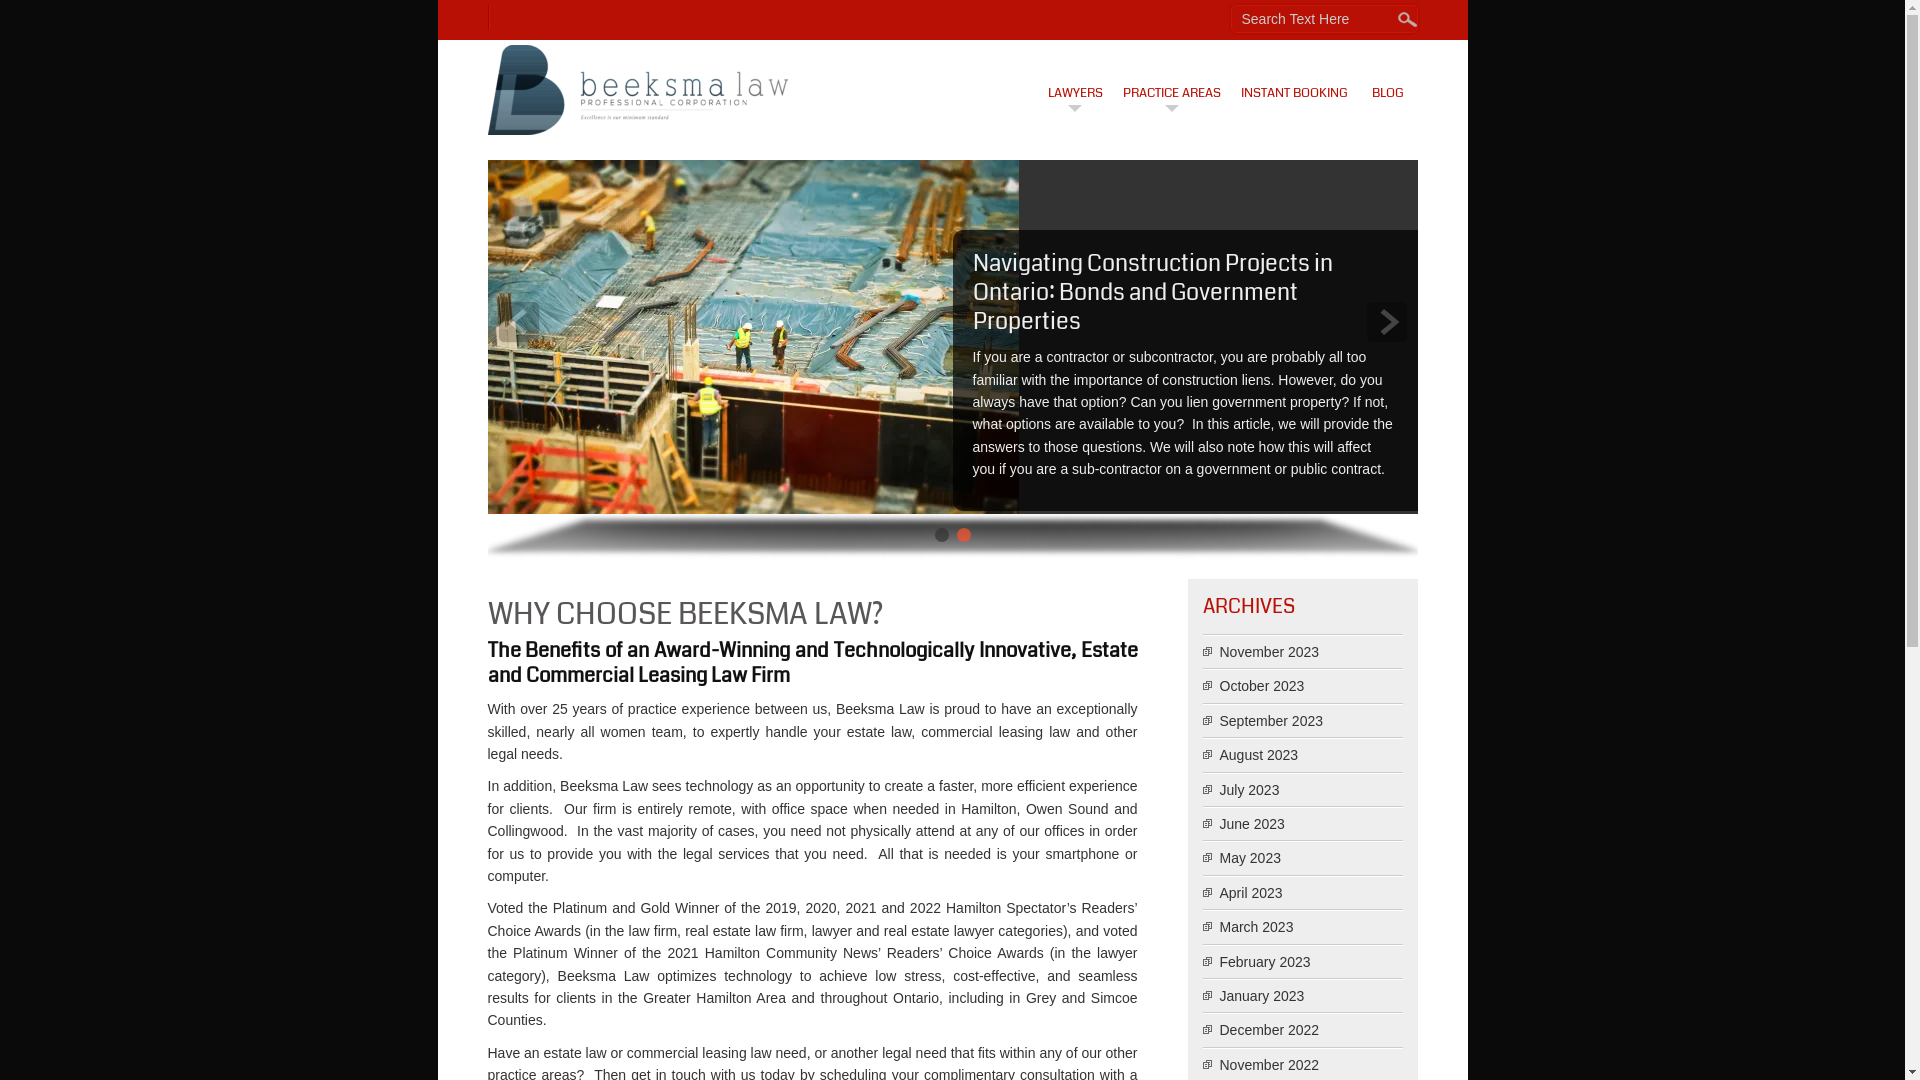 This screenshot has width=1920, height=1080. Describe the element at coordinates (1386, 320) in the screenshot. I see `'Next'` at that location.